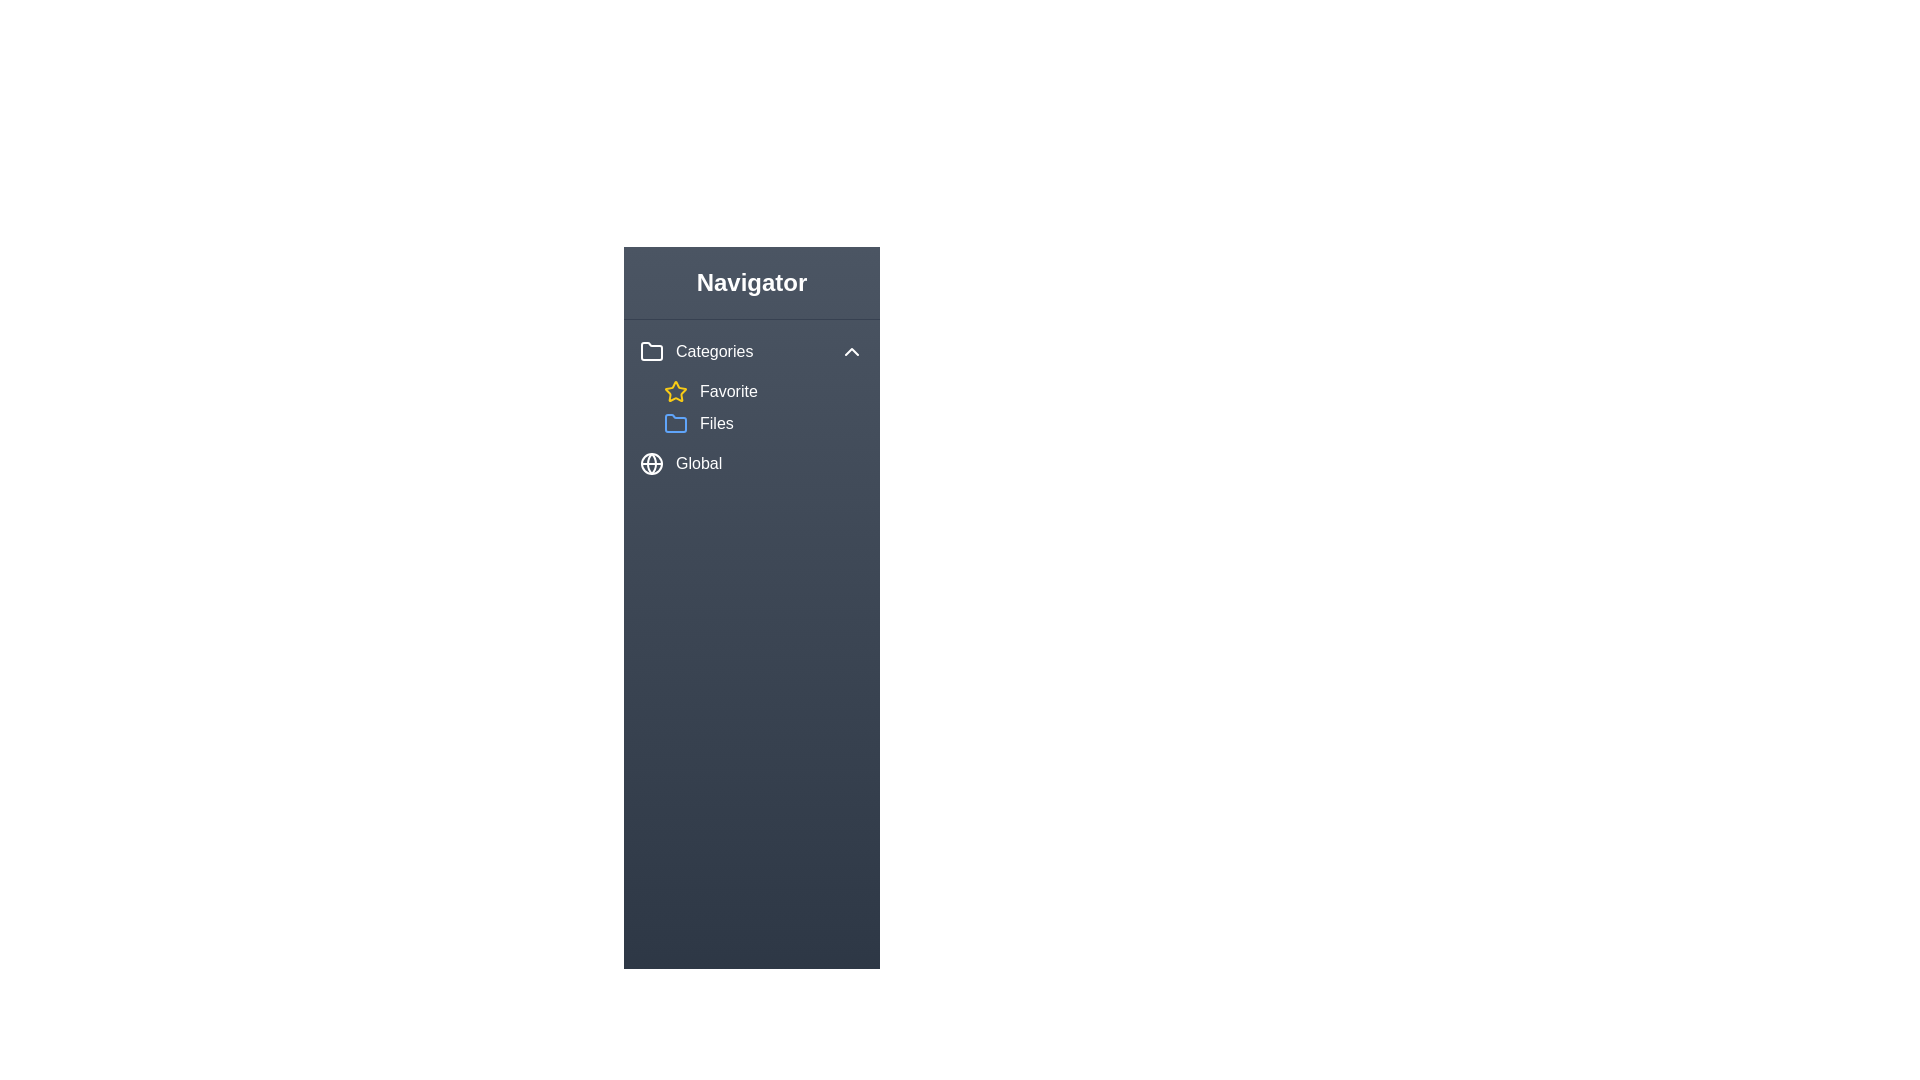 The image size is (1920, 1080). I want to click on the 'Categories' header to toggle its expanded or collapsed state, so click(751, 350).